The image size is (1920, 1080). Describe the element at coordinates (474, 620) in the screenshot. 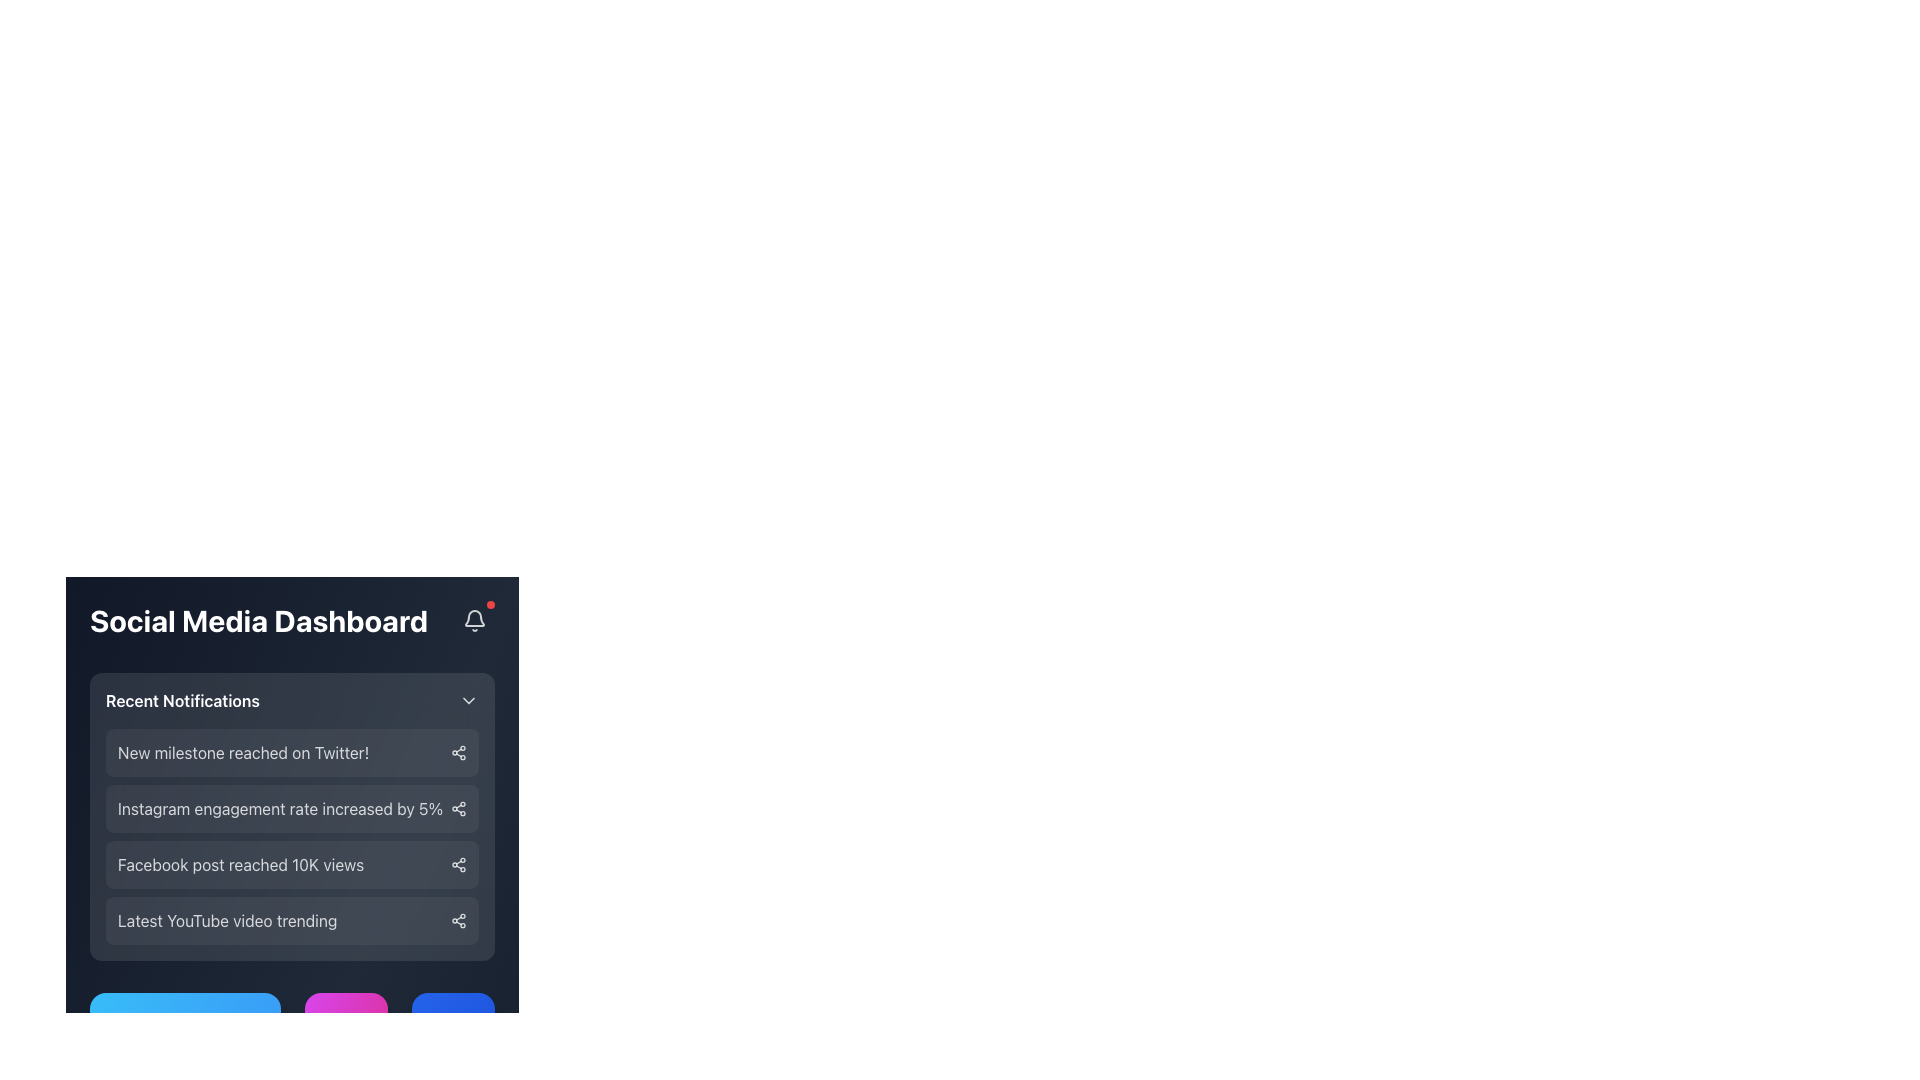

I see `the interactive notification bell icon located at the top-right corner of the 'Social Media Dashboard' bar` at that location.